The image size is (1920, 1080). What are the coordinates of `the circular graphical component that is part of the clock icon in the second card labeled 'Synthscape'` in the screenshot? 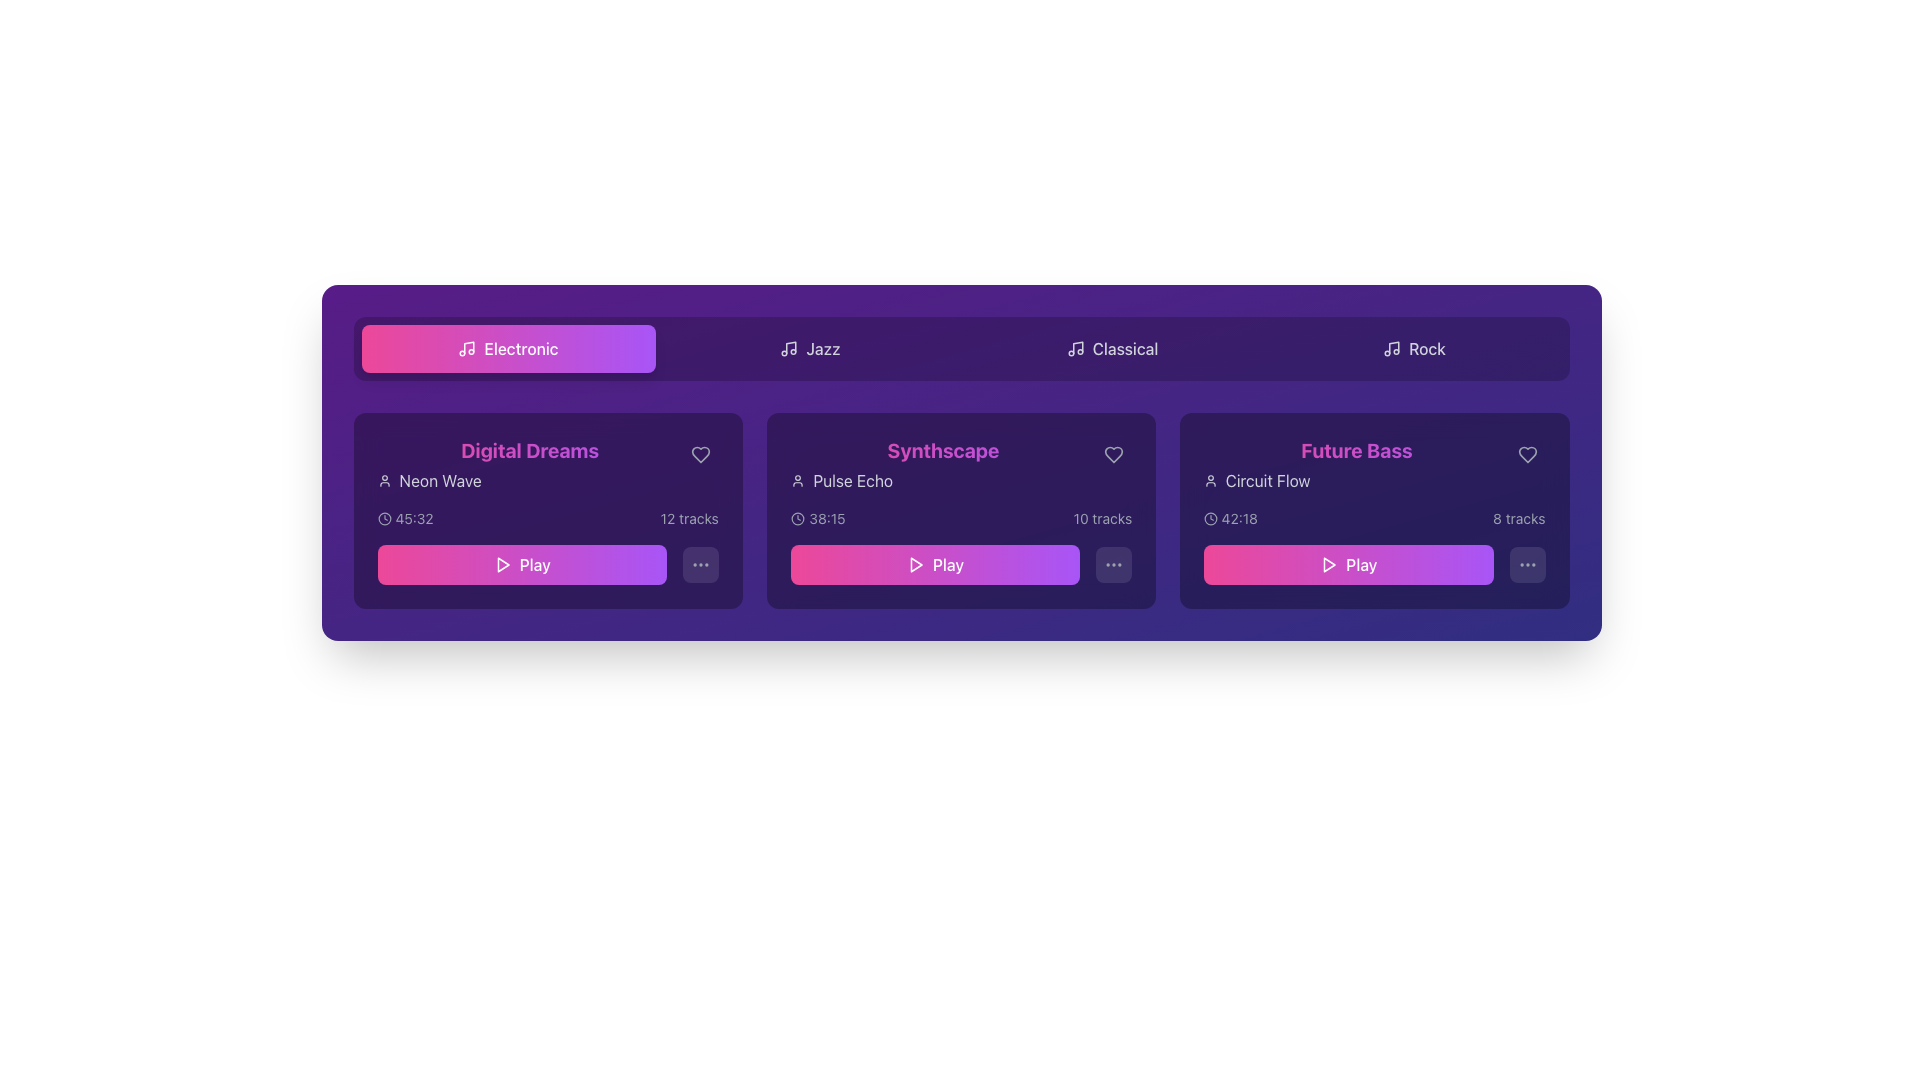 It's located at (796, 518).